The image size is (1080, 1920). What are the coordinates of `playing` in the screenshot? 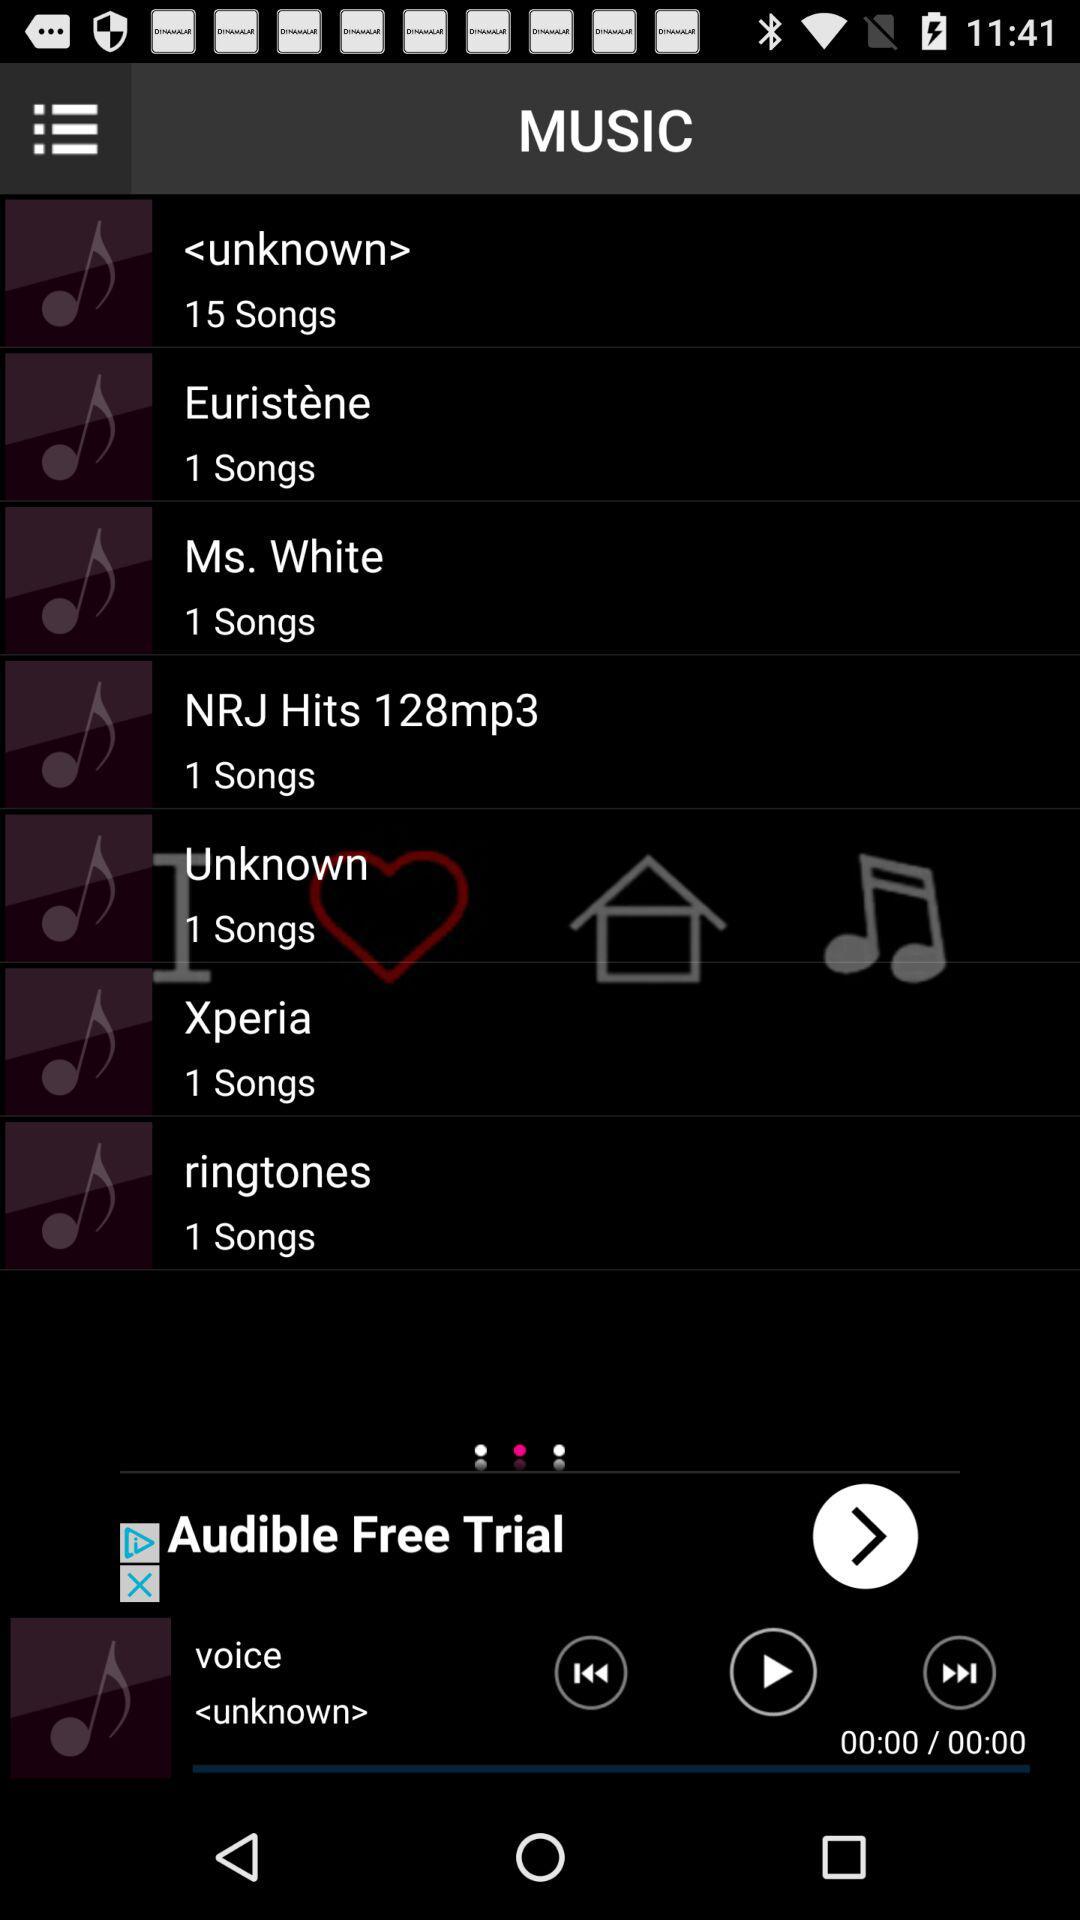 It's located at (772, 1680).